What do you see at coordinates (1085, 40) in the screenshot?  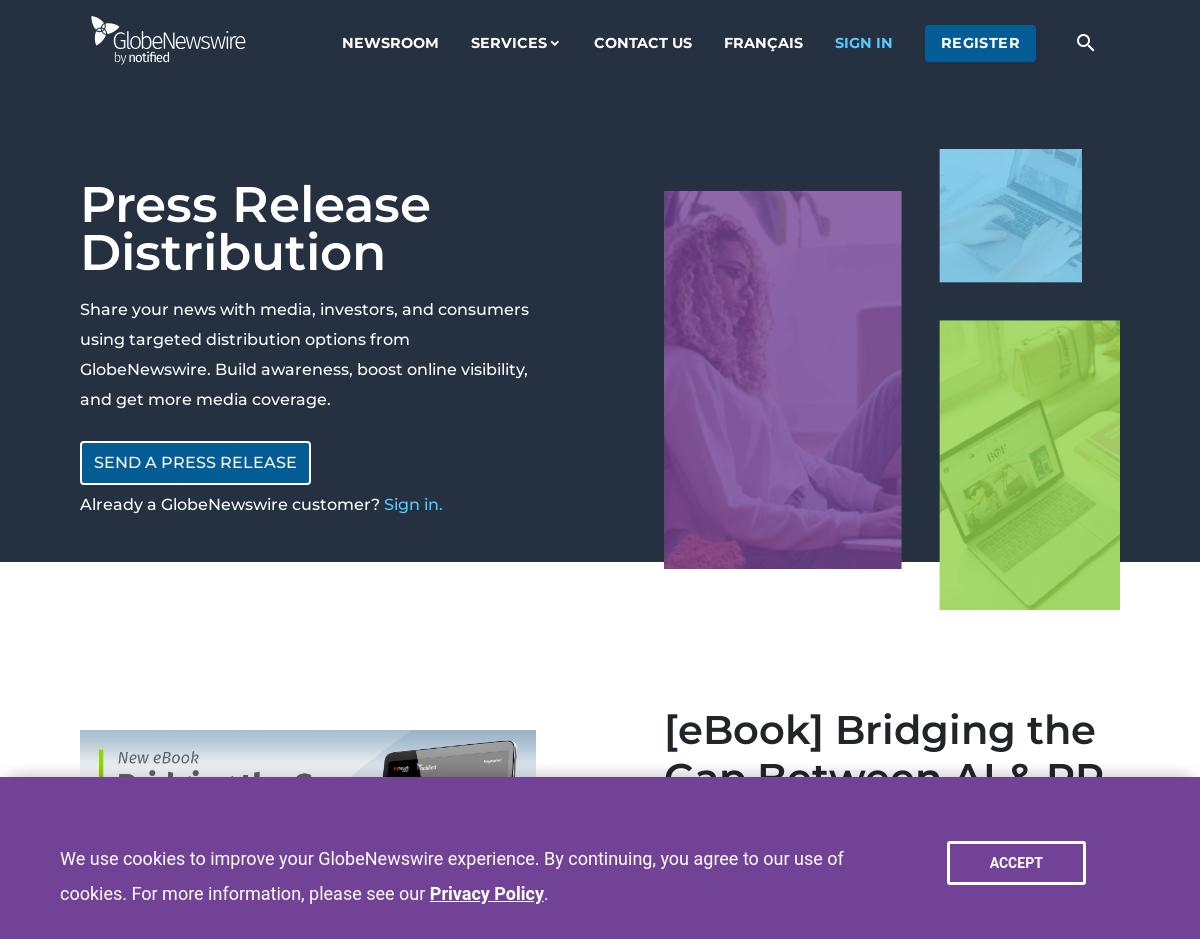 I see `'search'` at bounding box center [1085, 40].